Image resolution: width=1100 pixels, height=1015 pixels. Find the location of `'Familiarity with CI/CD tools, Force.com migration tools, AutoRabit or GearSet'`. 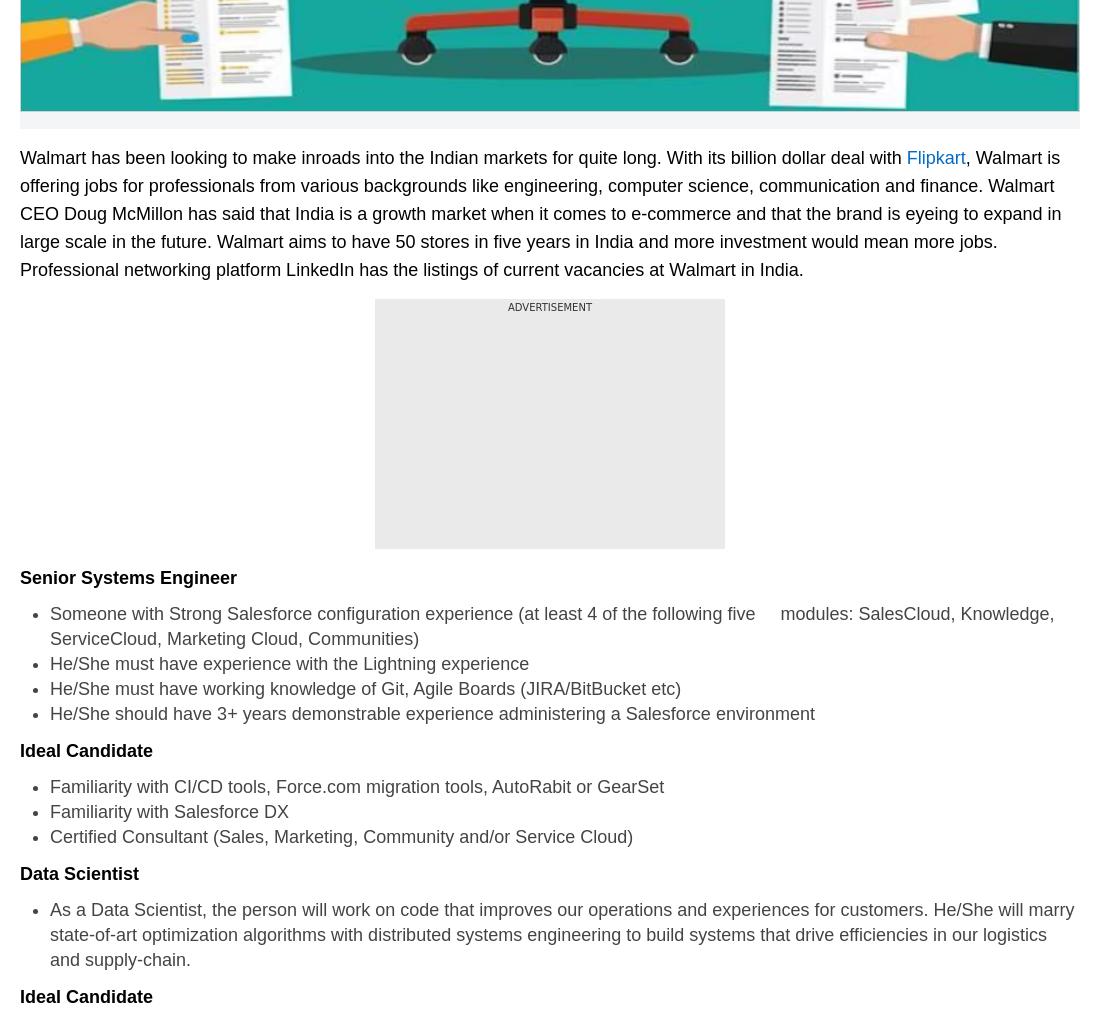

'Familiarity with CI/CD tools, Force.com migration tools, AutoRabit or GearSet' is located at coordinates (356, 785).